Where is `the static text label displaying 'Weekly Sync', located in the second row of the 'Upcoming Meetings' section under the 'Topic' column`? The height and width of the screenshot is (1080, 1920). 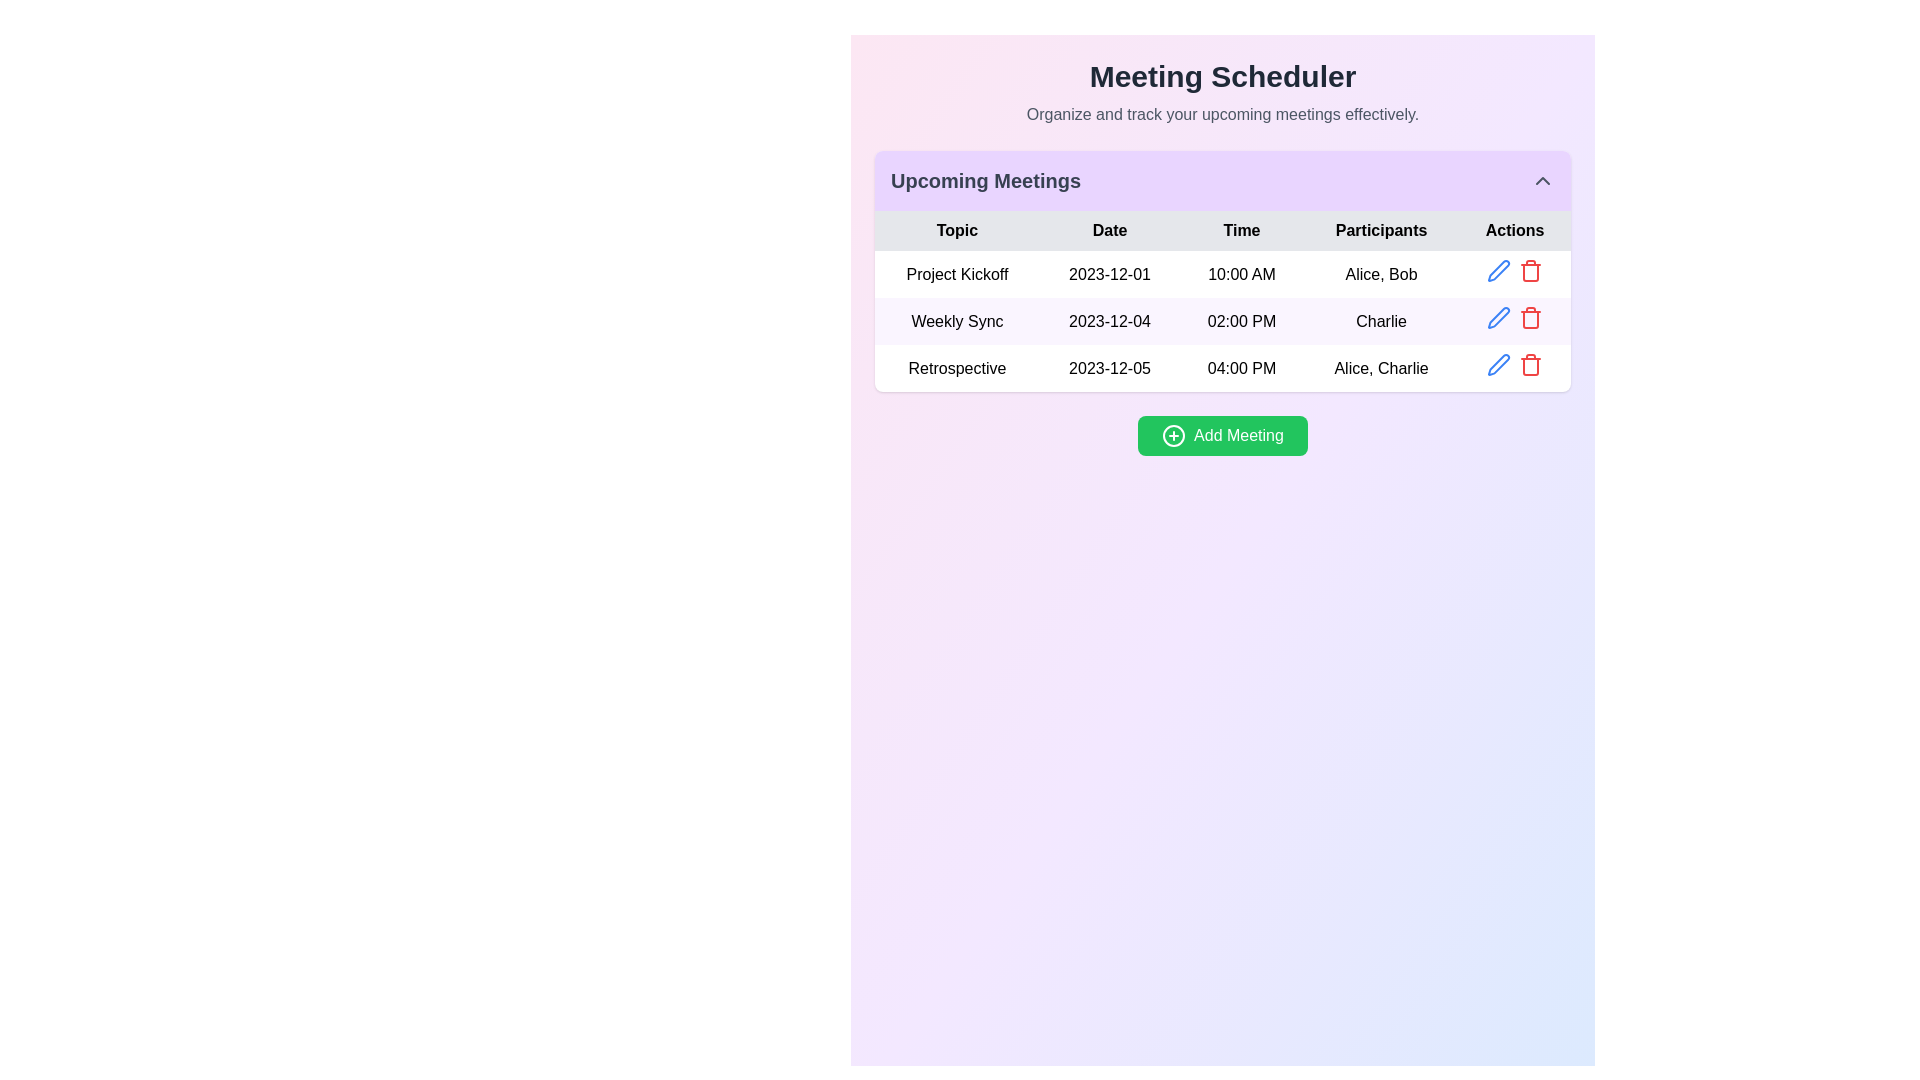 the static text label displaying 'Weekly Sync', located in the second row of the 'Upcoming Meetings' section under the 'Topic' column is located at coordinates (956, 320).